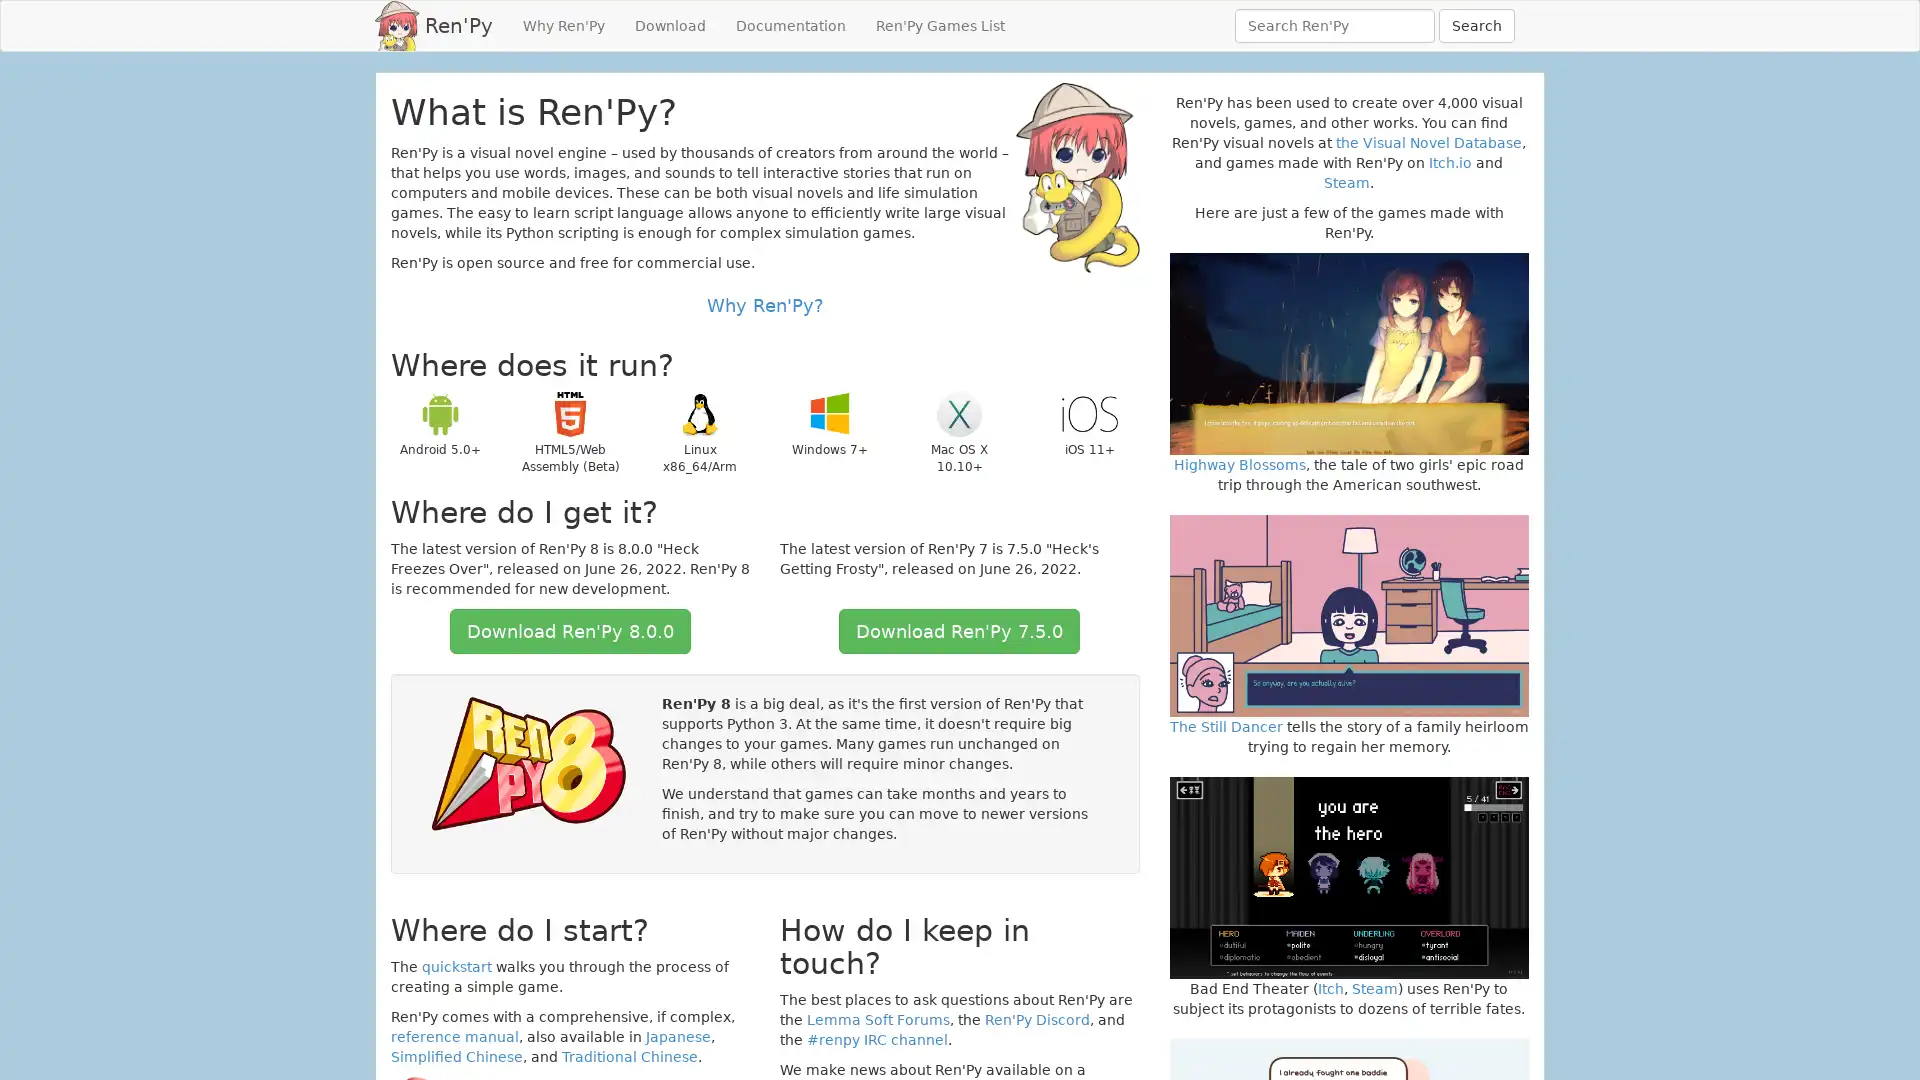  Describe the element at coordinates (569, 631) in the screenshot. I see `Download Ren'Py 8.0.0` at that location.